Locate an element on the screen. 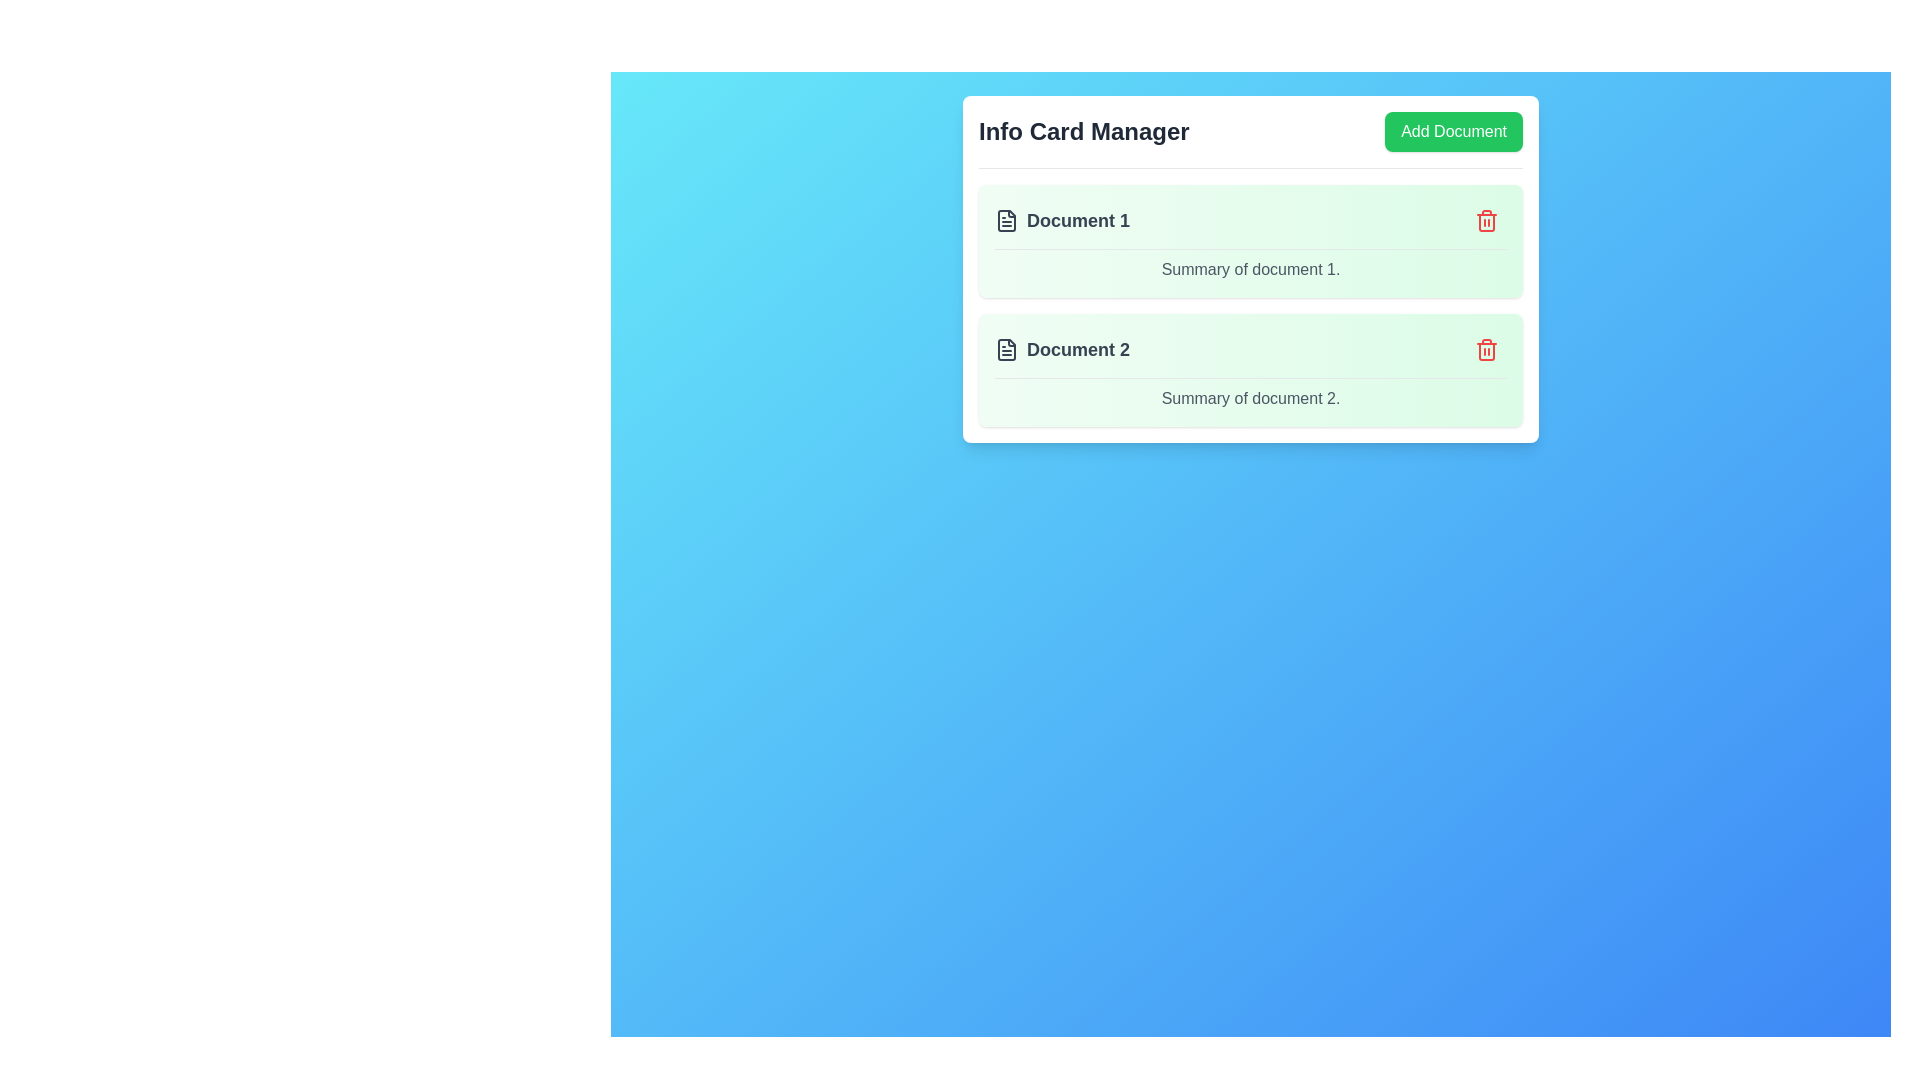  the delete button located on the far-right side of the 'Document 1' item in the list is located at coordinates (1487, 220).